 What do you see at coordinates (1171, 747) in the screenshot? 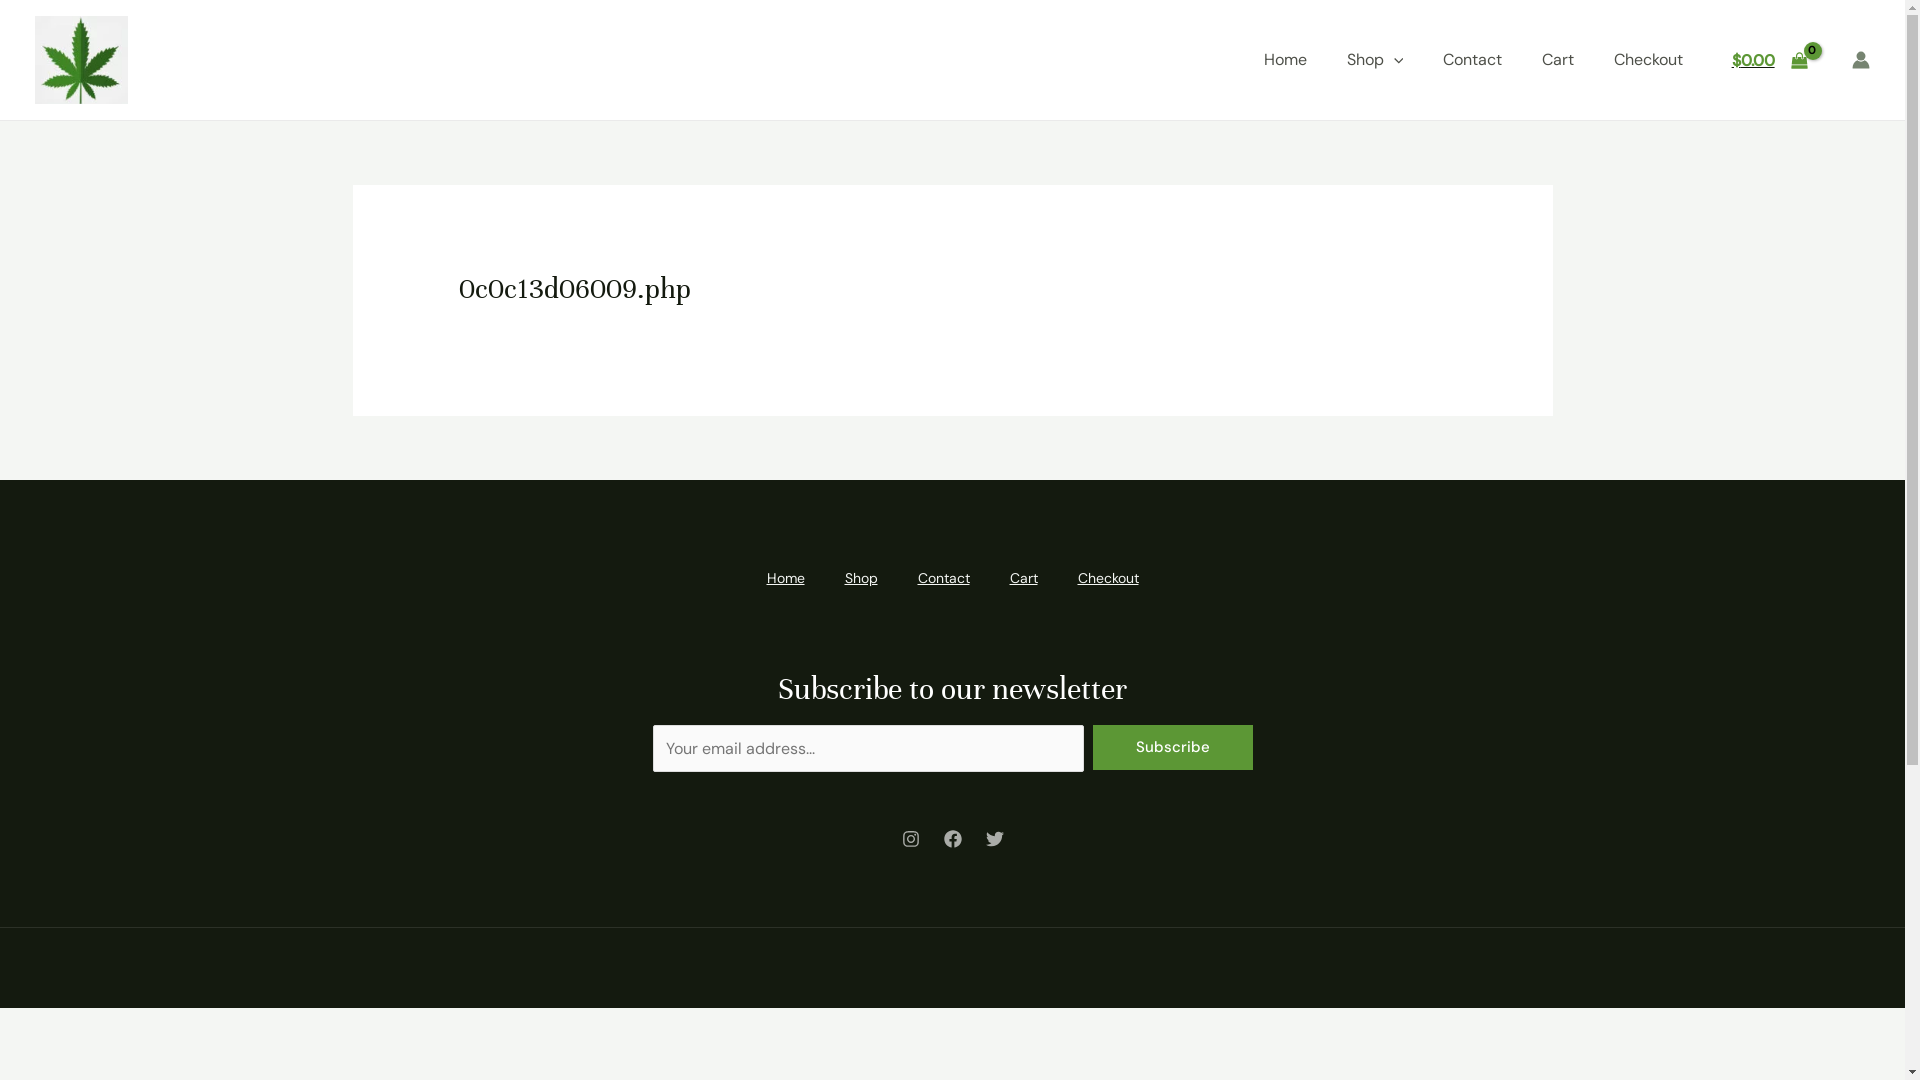
I see `'Subscribe'` at bounding box center [1171, 747].